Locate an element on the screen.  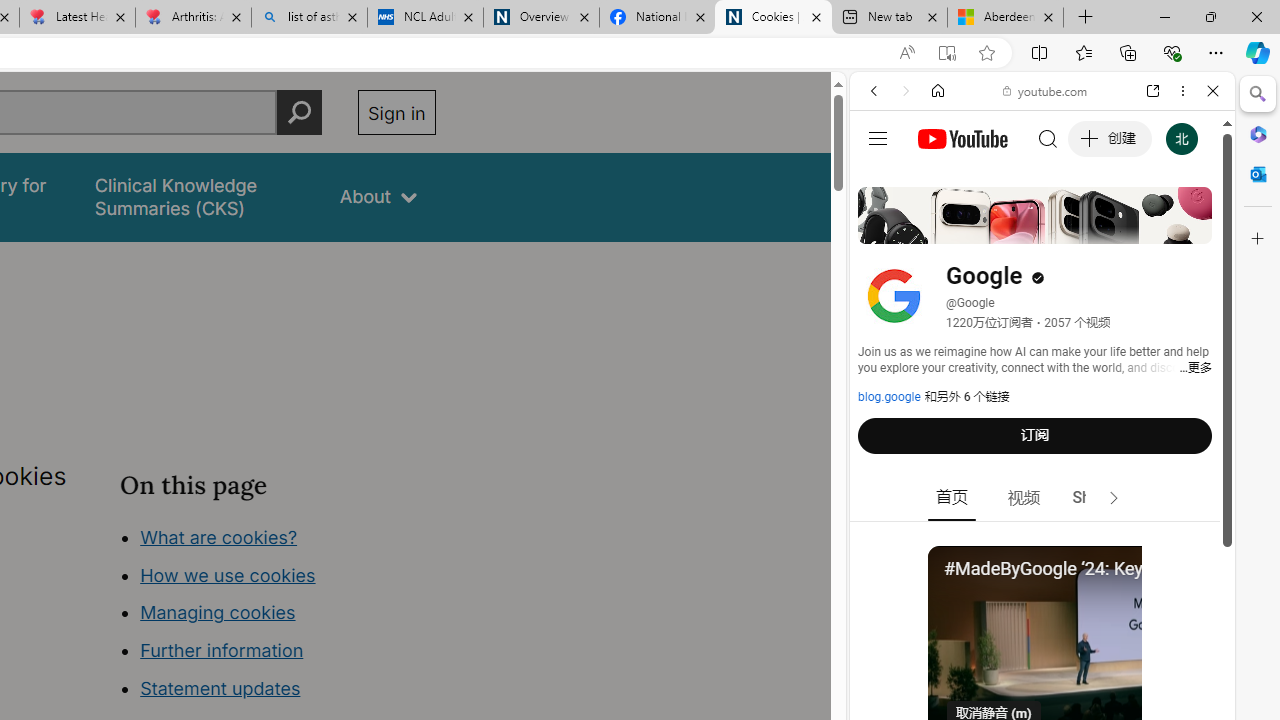
'Search Filter, VIDEOS' is located at coordinates (1006, 227).